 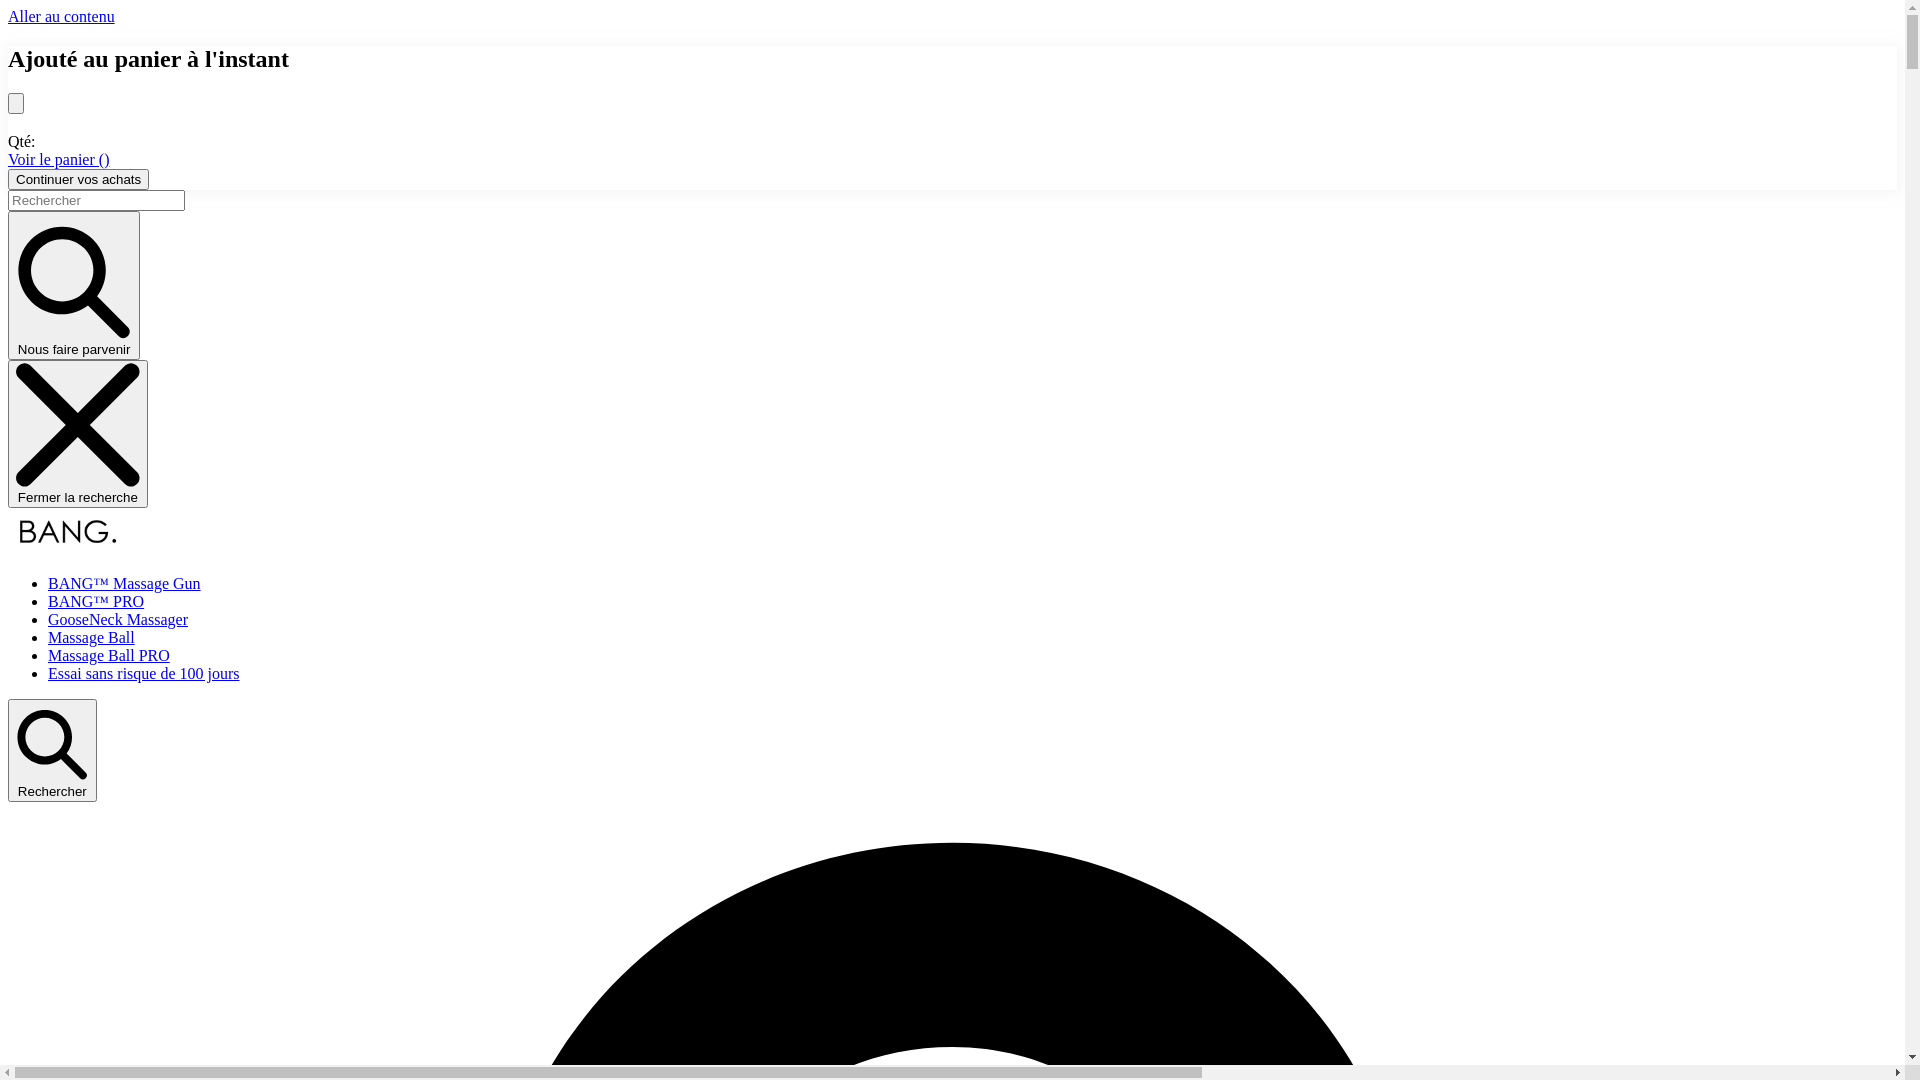 I want to click on 'Voir le panier ()', so click(x=58, y=158).